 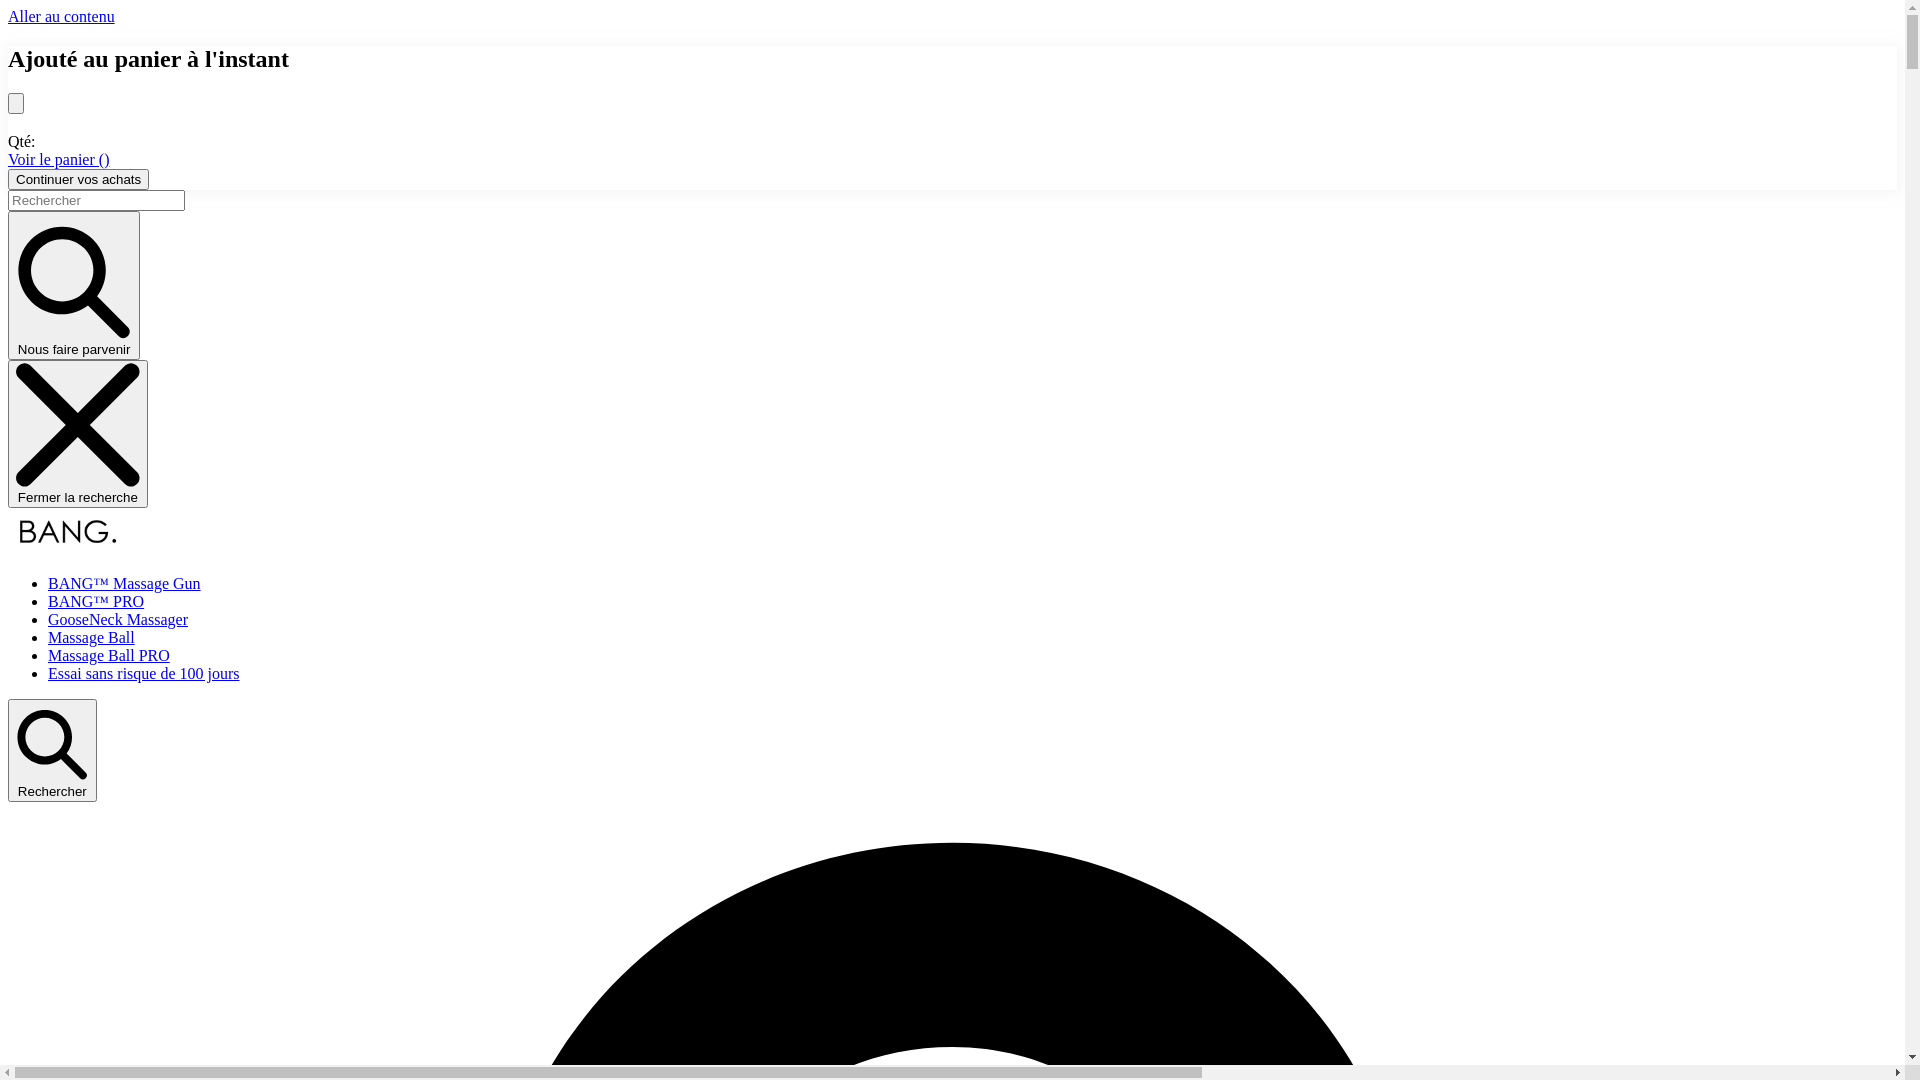 I want to click on 'Voir le panier ()', so click(x=58, y=158).